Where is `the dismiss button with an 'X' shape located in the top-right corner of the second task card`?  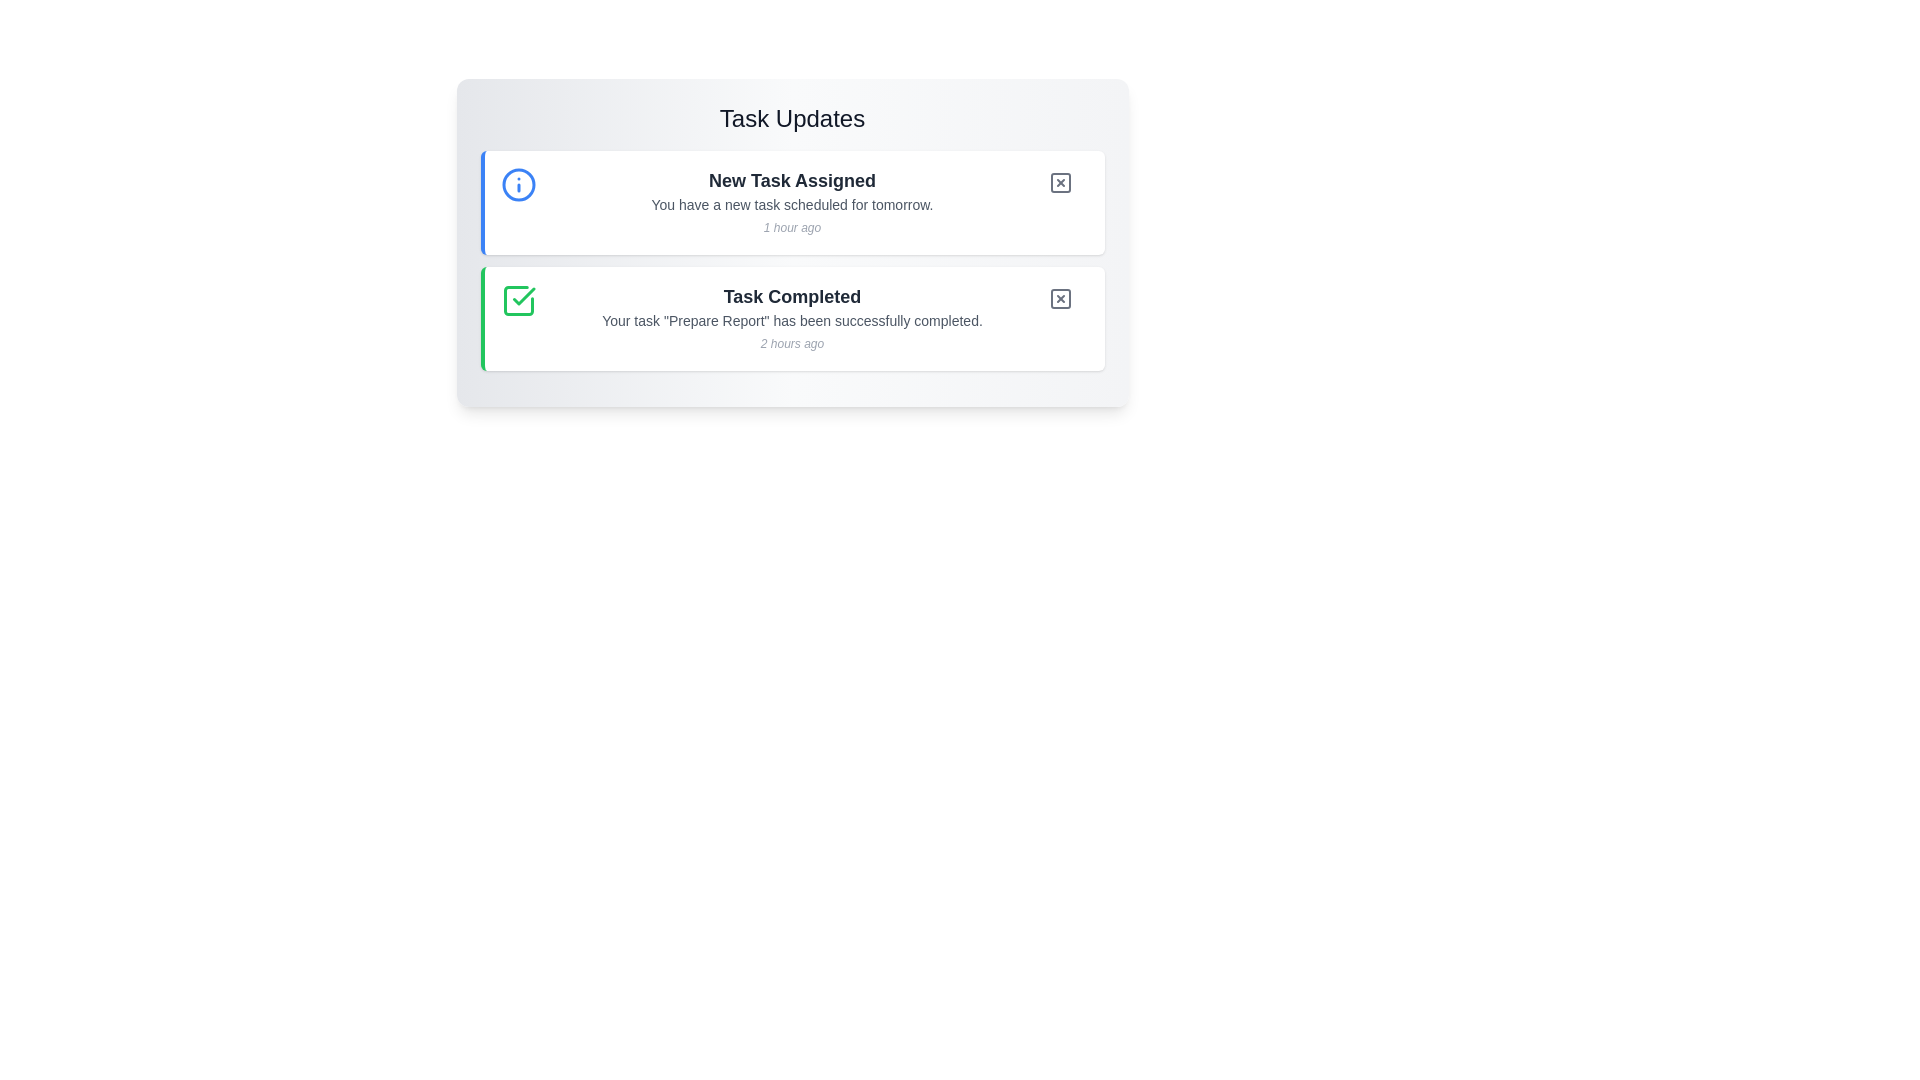
the dismiss button with an 'X' shape located in the top-right corner of the second task card is located at coordinates (1059, 299).